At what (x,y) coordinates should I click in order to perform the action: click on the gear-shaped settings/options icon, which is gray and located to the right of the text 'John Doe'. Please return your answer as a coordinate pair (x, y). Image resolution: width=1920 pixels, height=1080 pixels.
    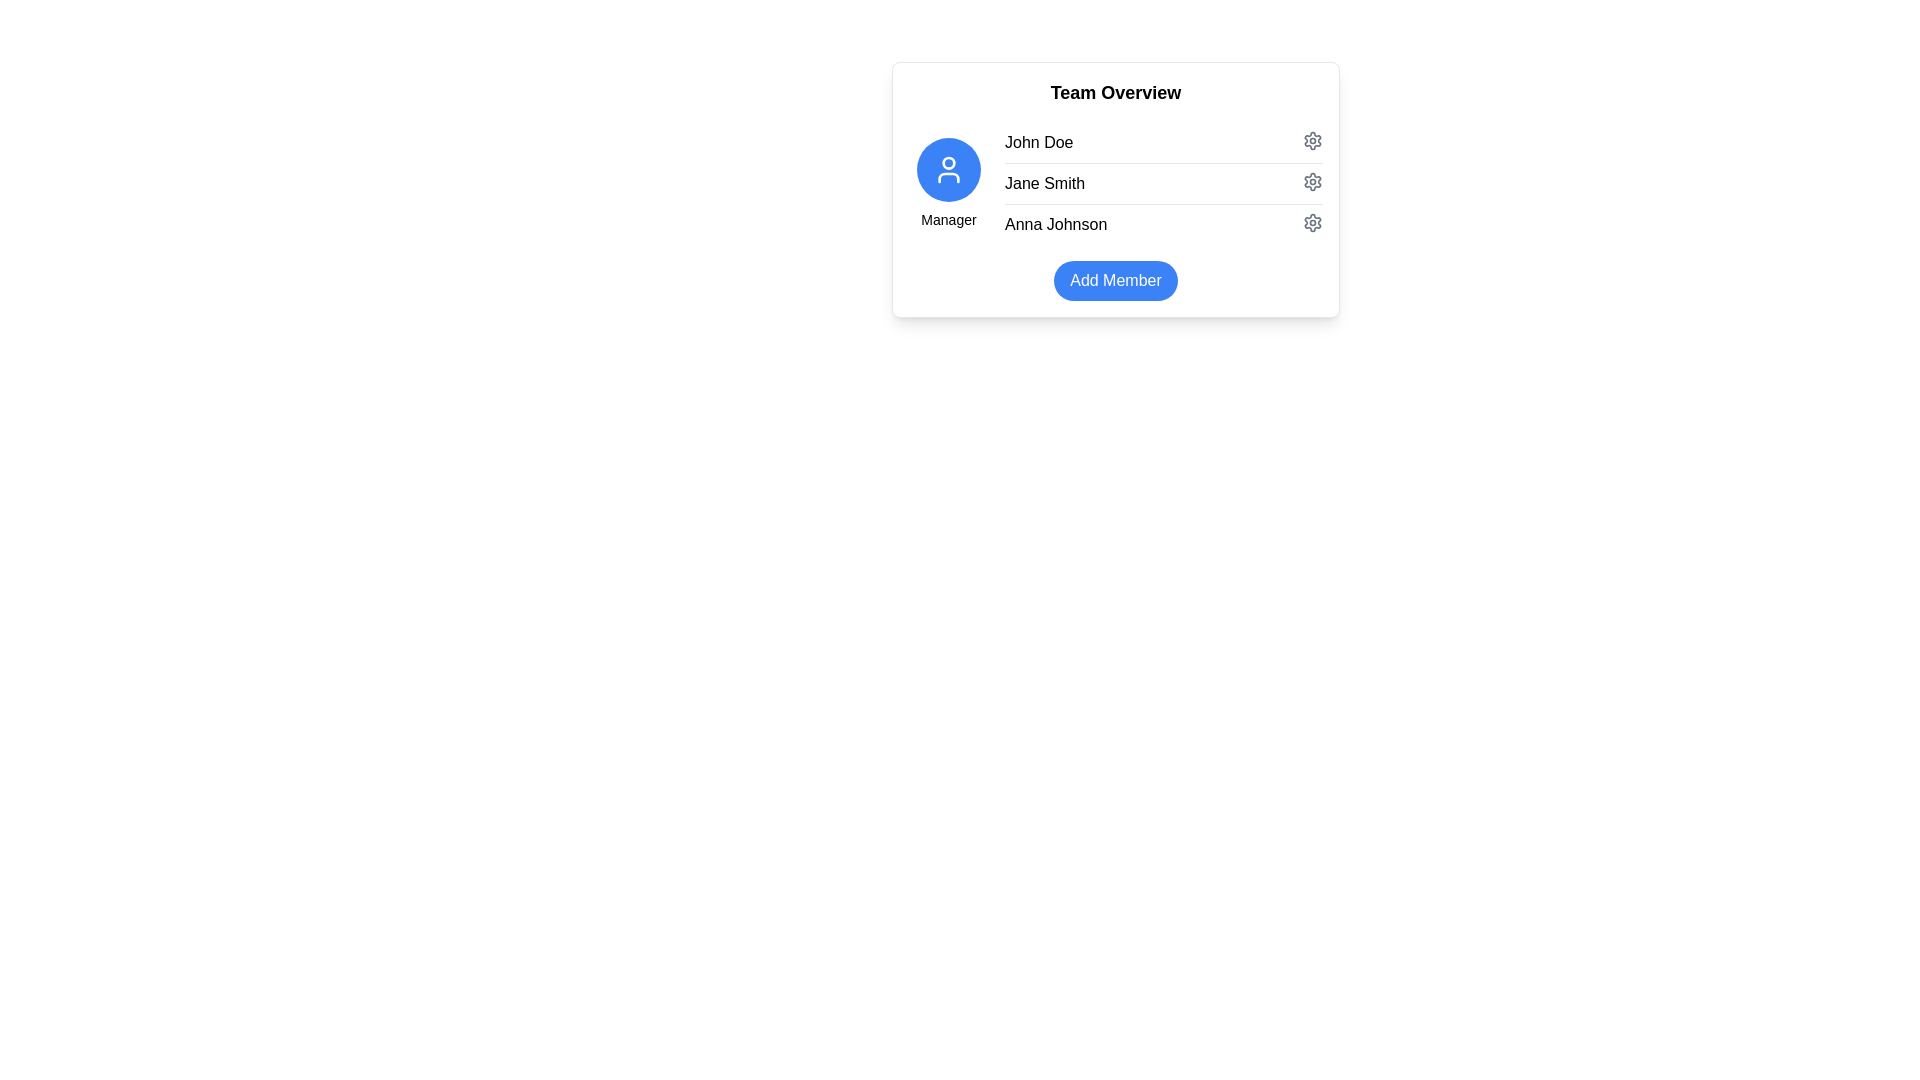
    Looking at the image, I should click on (1313, 140).